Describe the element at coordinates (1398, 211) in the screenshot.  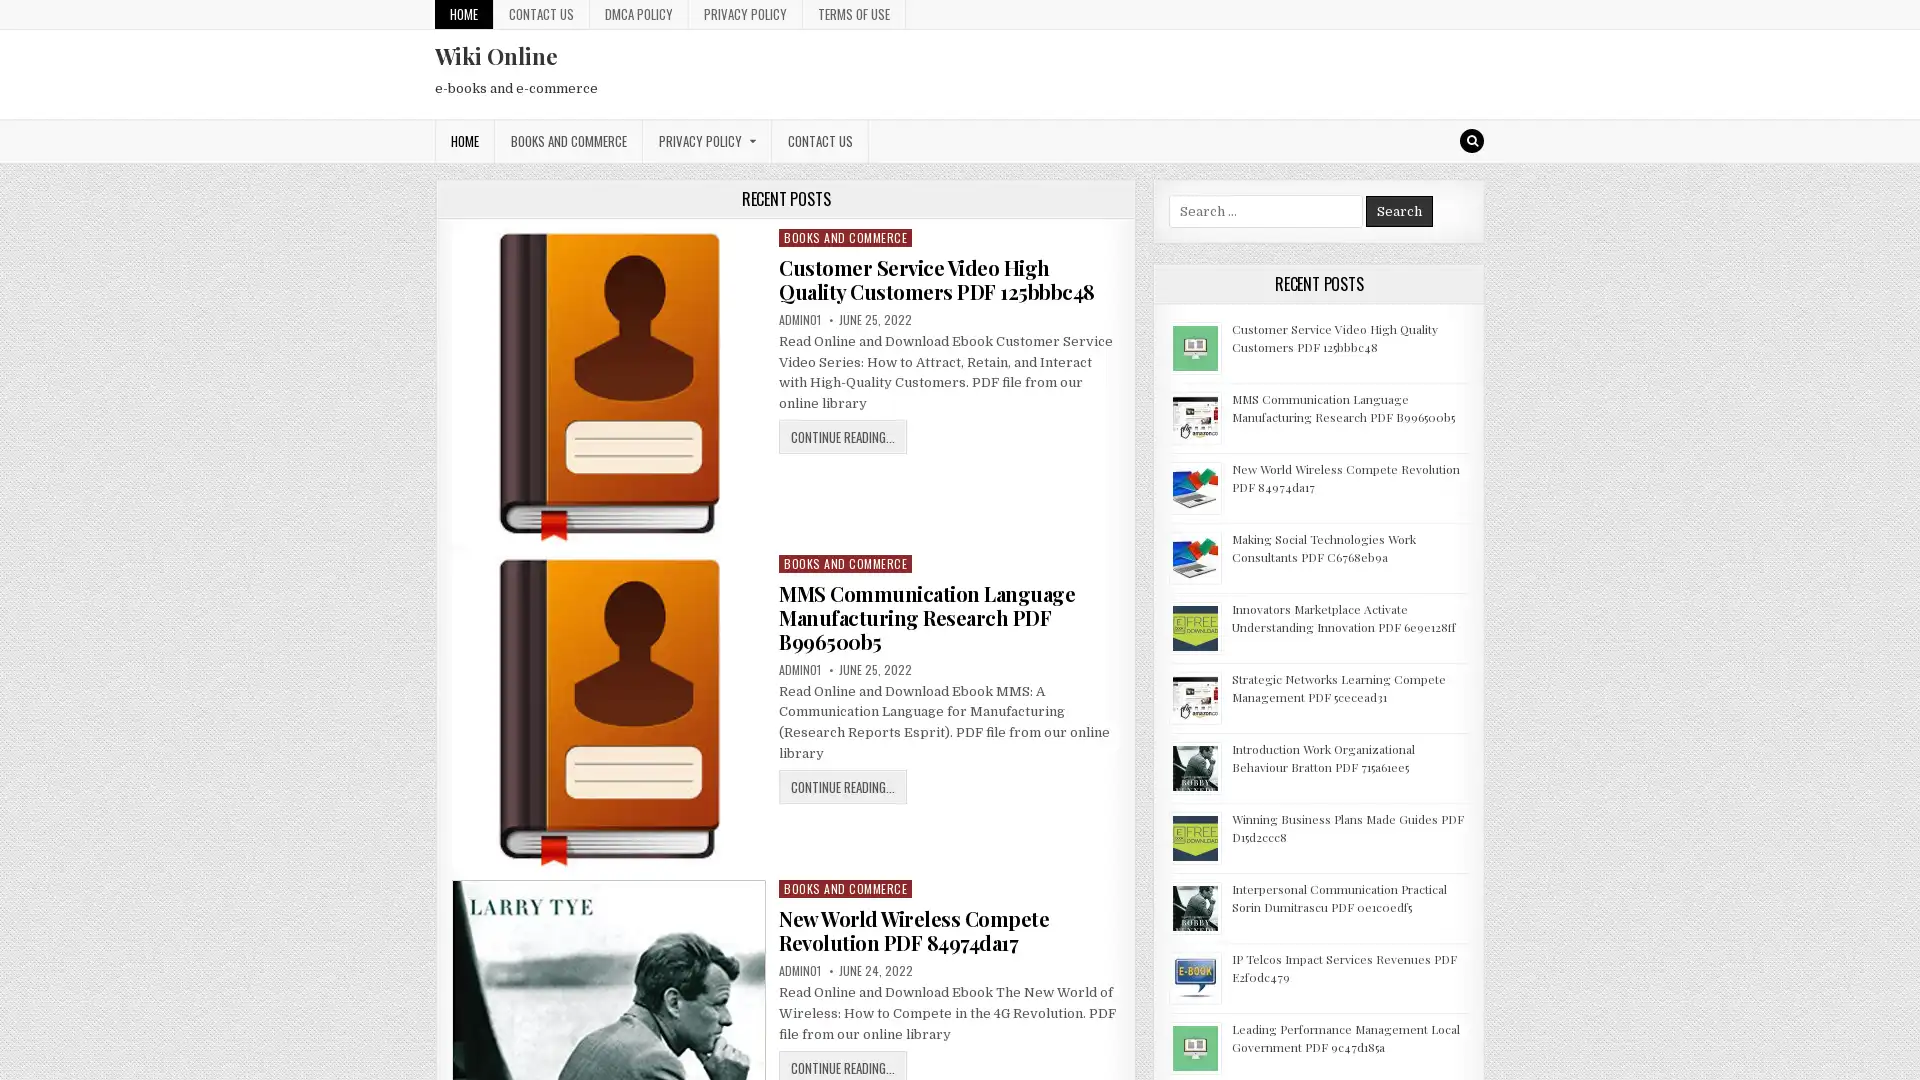
I see `Search` at that location.